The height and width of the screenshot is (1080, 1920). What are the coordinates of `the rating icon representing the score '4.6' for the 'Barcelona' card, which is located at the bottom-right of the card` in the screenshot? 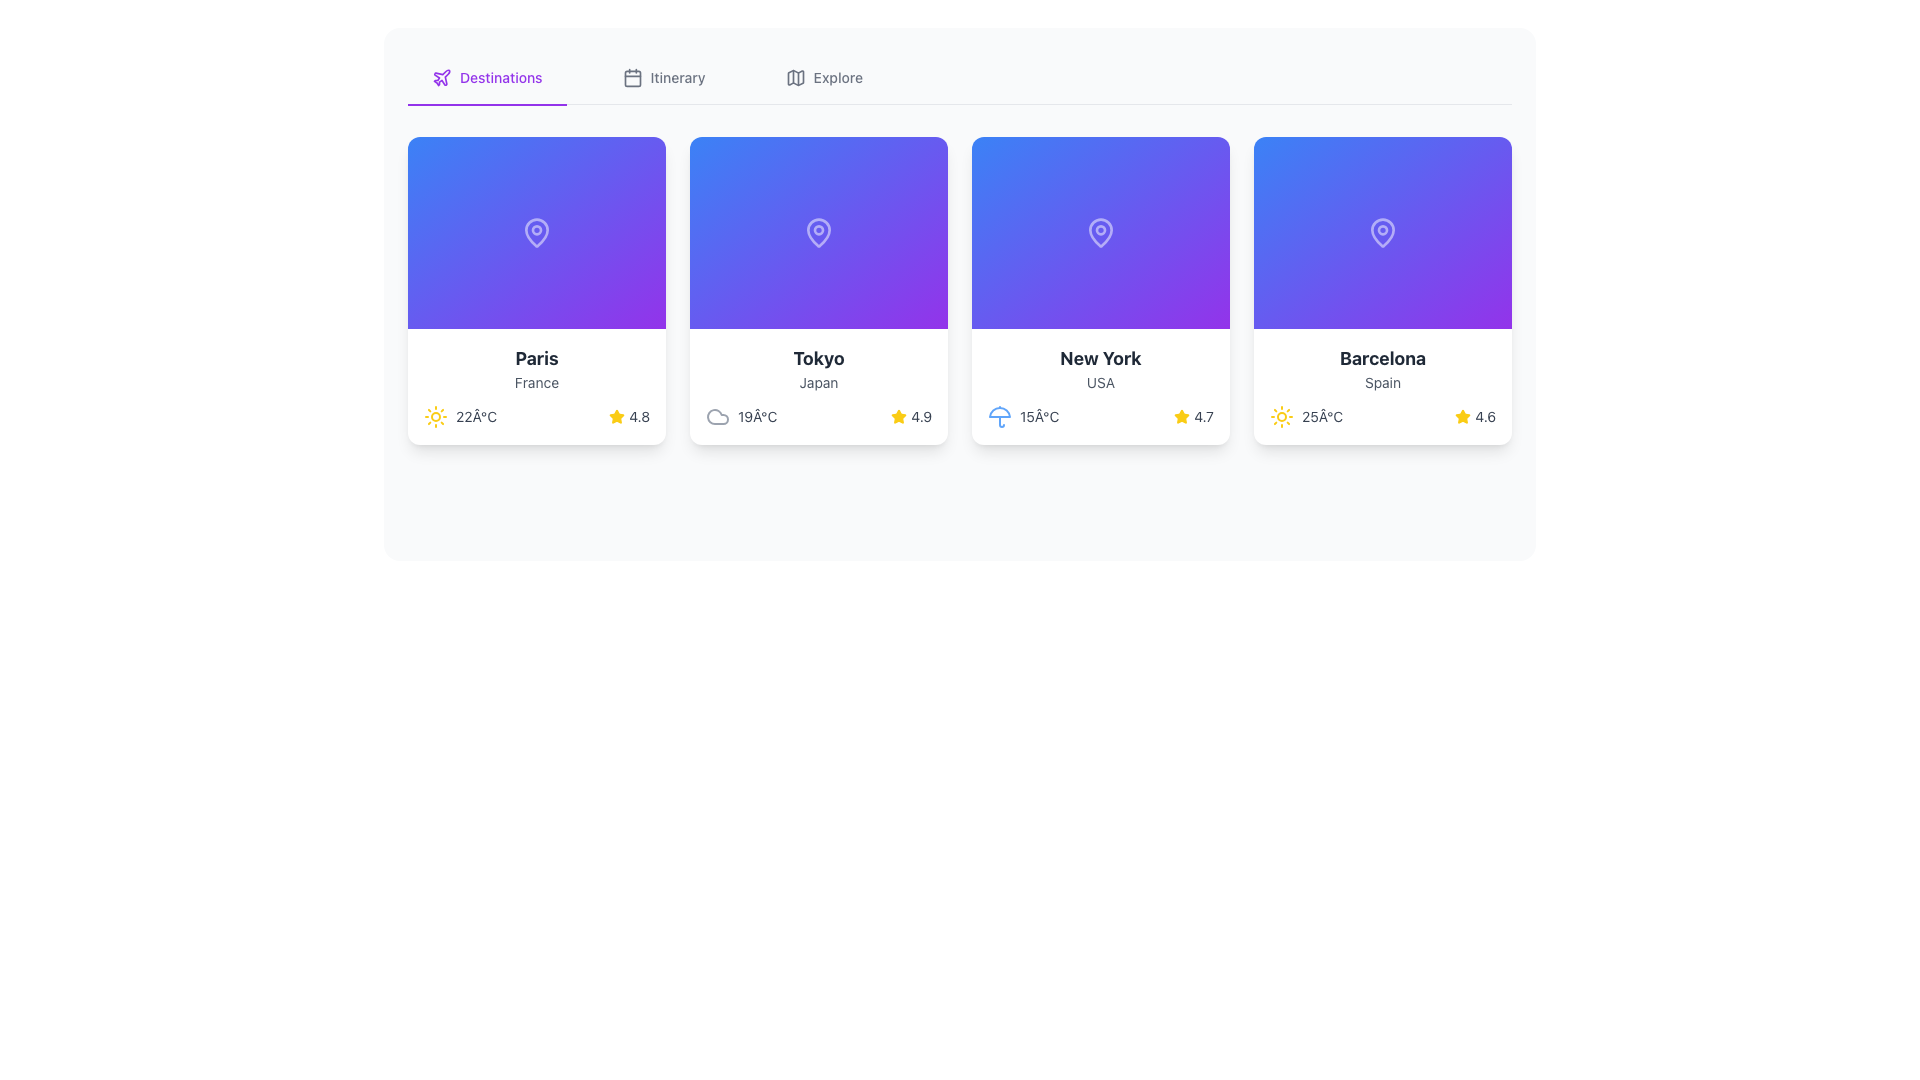 It's located at (1463, 415).